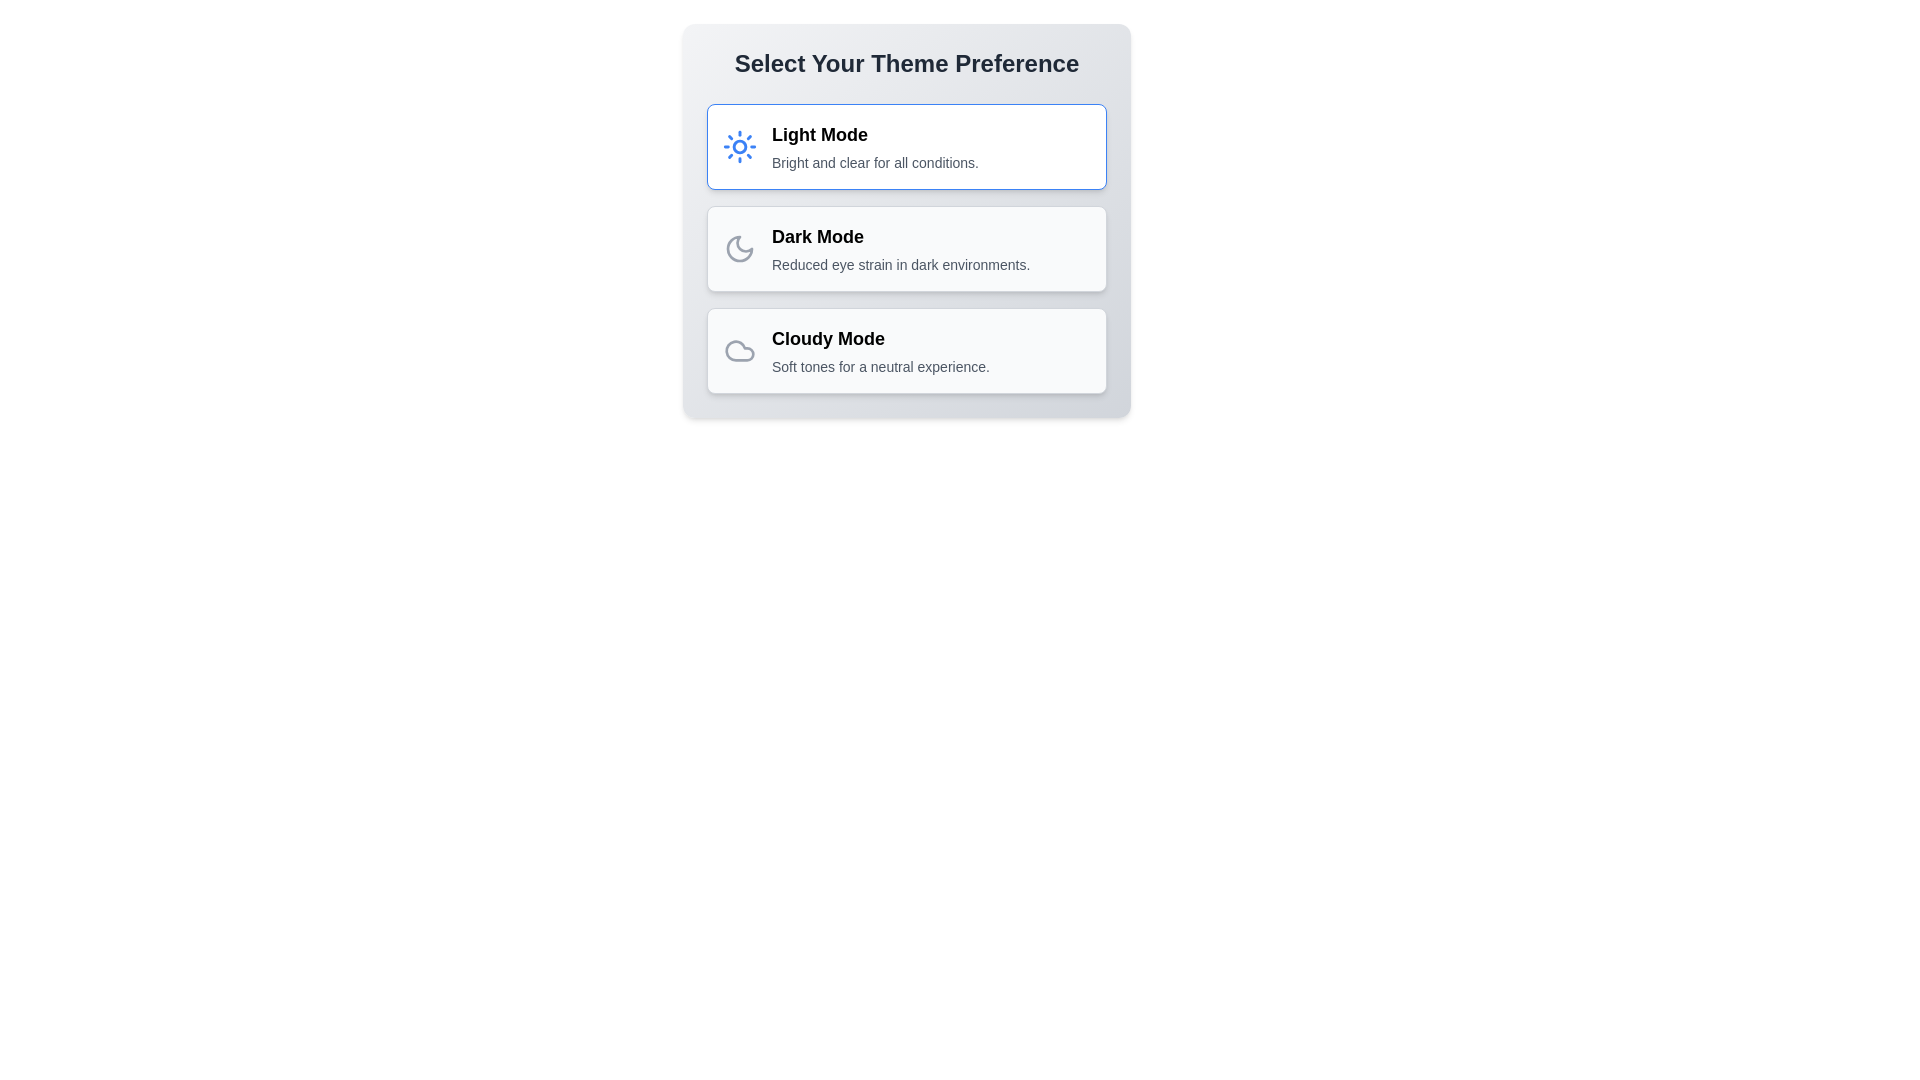  I want to click on text content of the text block displaying the bolded heading 'Cloudy Mode' and subtext 'Soft tones for a neutral experience.' which is located in the third card of the 'Select Your Theme Preference' interface, so click(880, 350).